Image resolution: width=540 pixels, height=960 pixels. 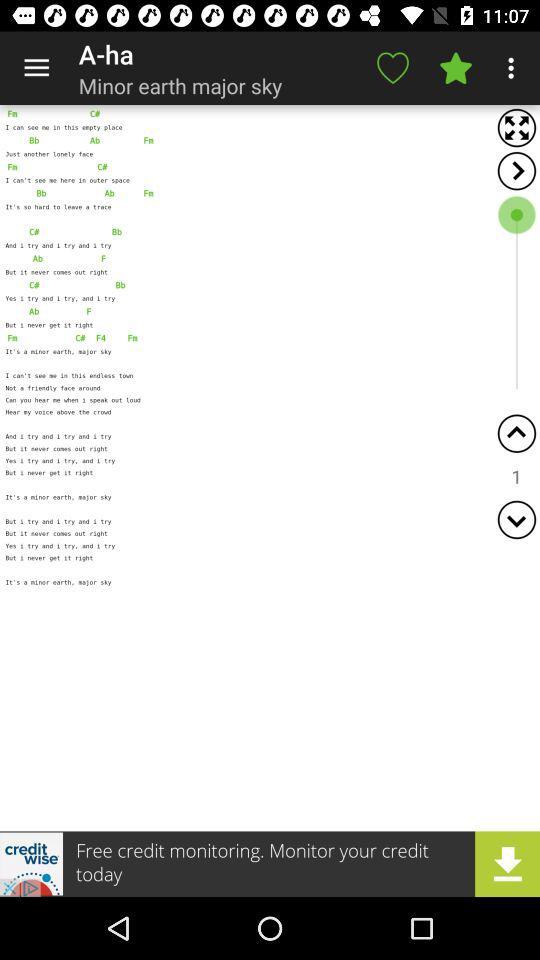 I want to click on forward arrow, so click(x=516, y=170).